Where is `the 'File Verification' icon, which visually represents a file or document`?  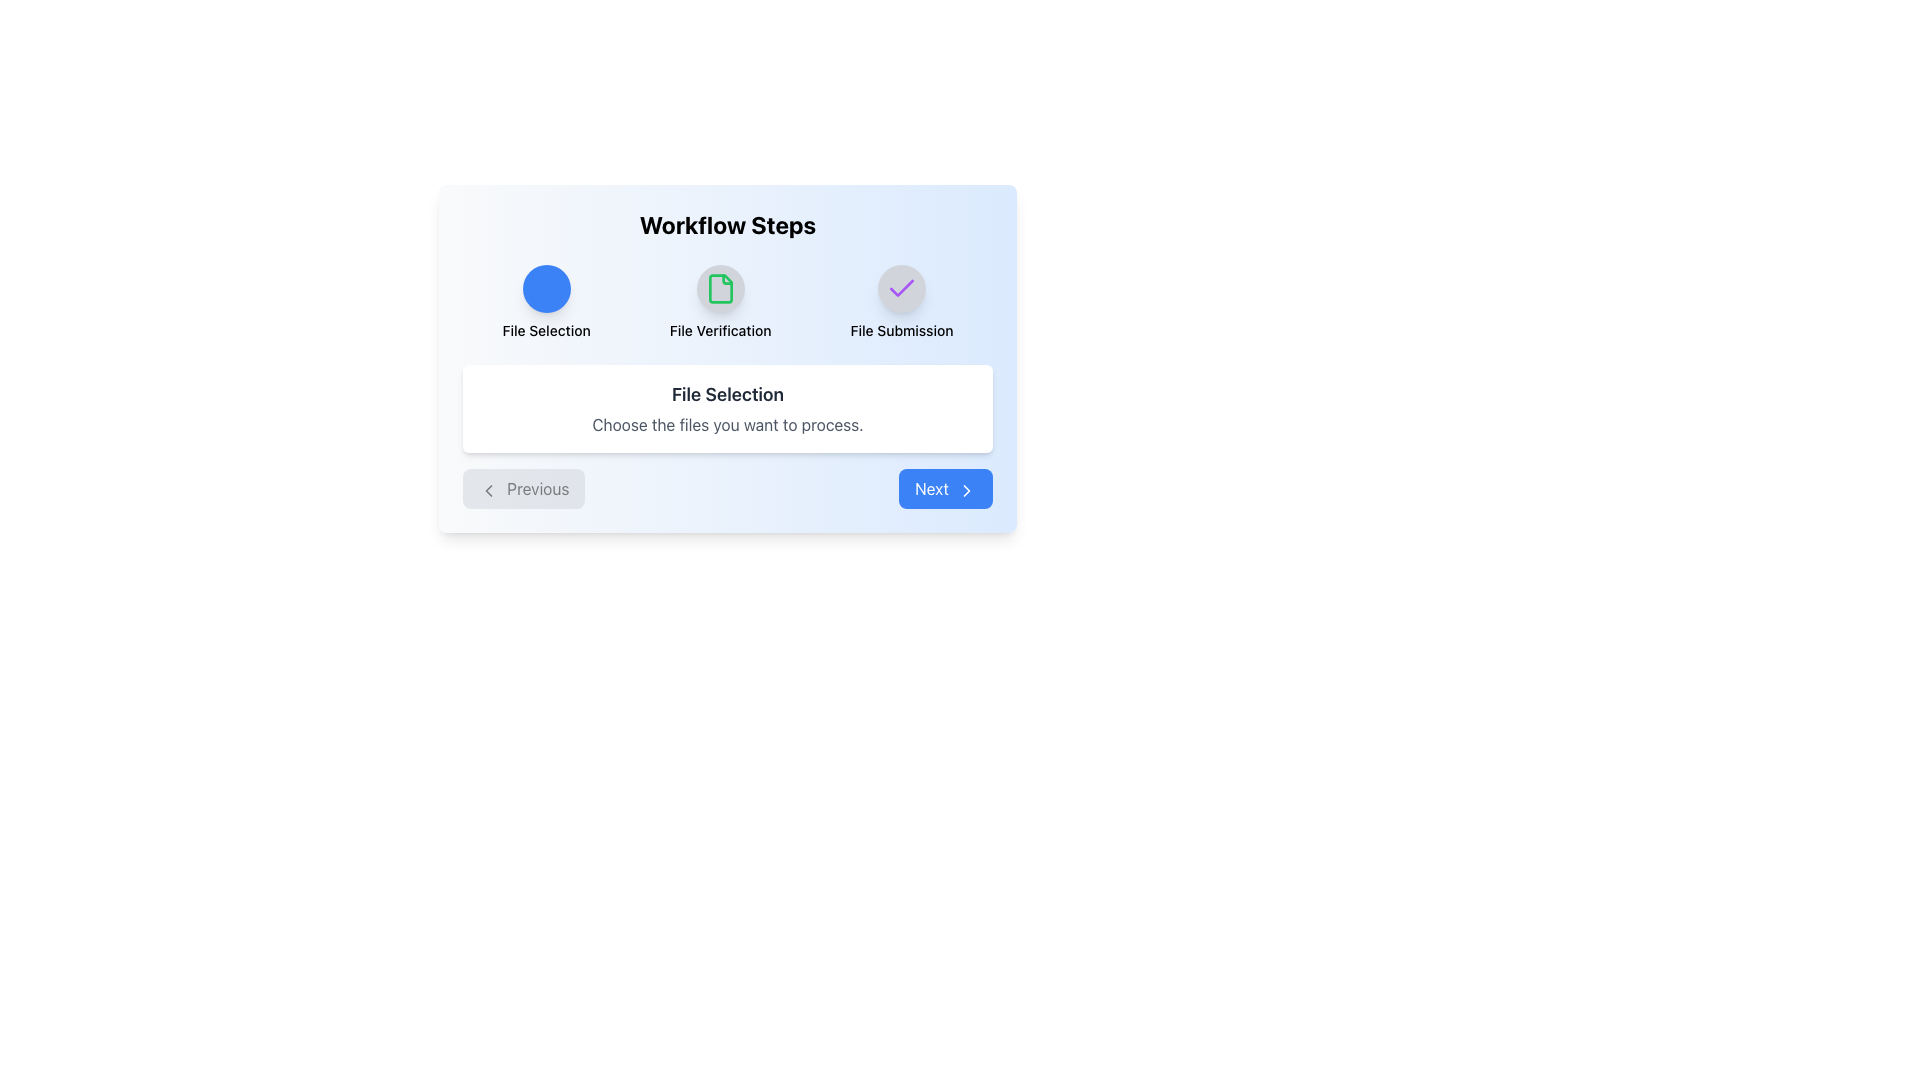 the 'File Verification' icon, which visually represents a file or document is located at coordinates (720, 289).